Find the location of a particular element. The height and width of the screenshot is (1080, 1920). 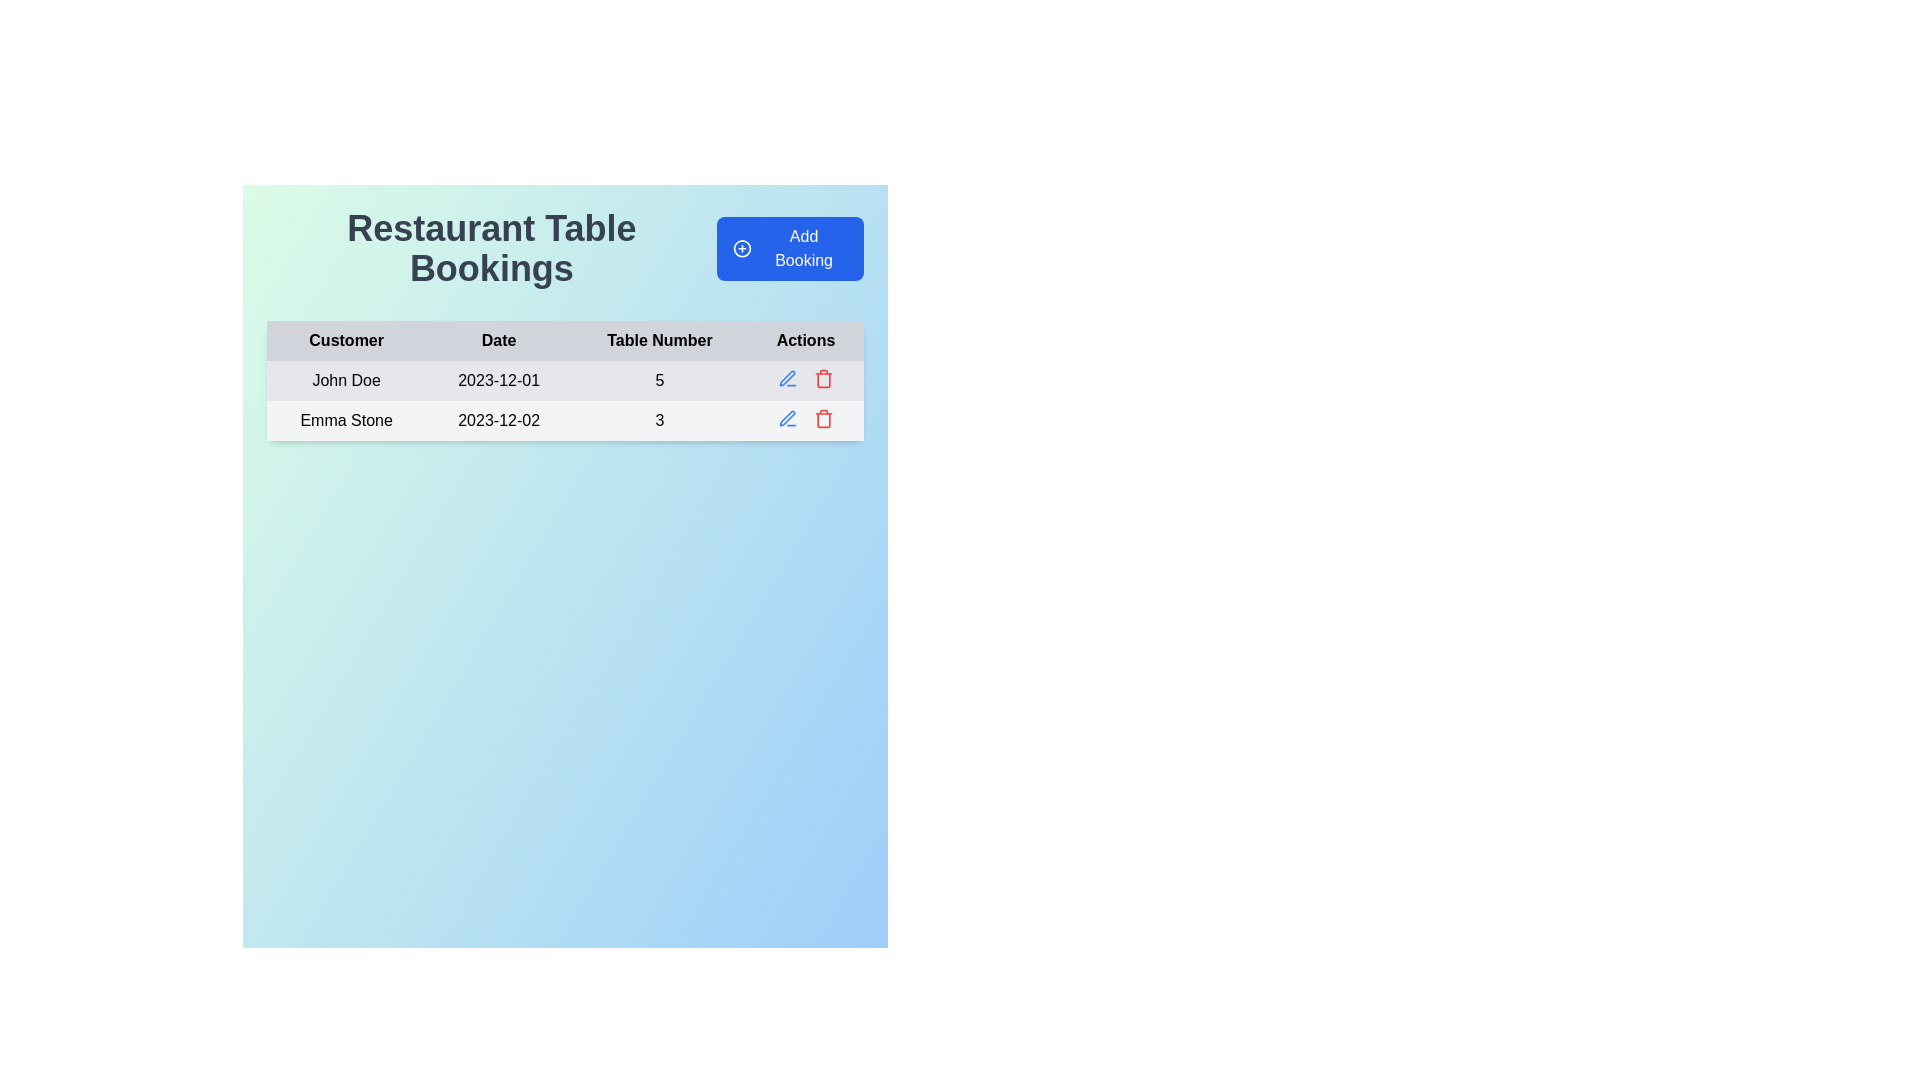

the 'Actions' text label, which is a bold, centered column title in the header of a data table, located at the far-right position of the header is located at coordinates (806, 339).